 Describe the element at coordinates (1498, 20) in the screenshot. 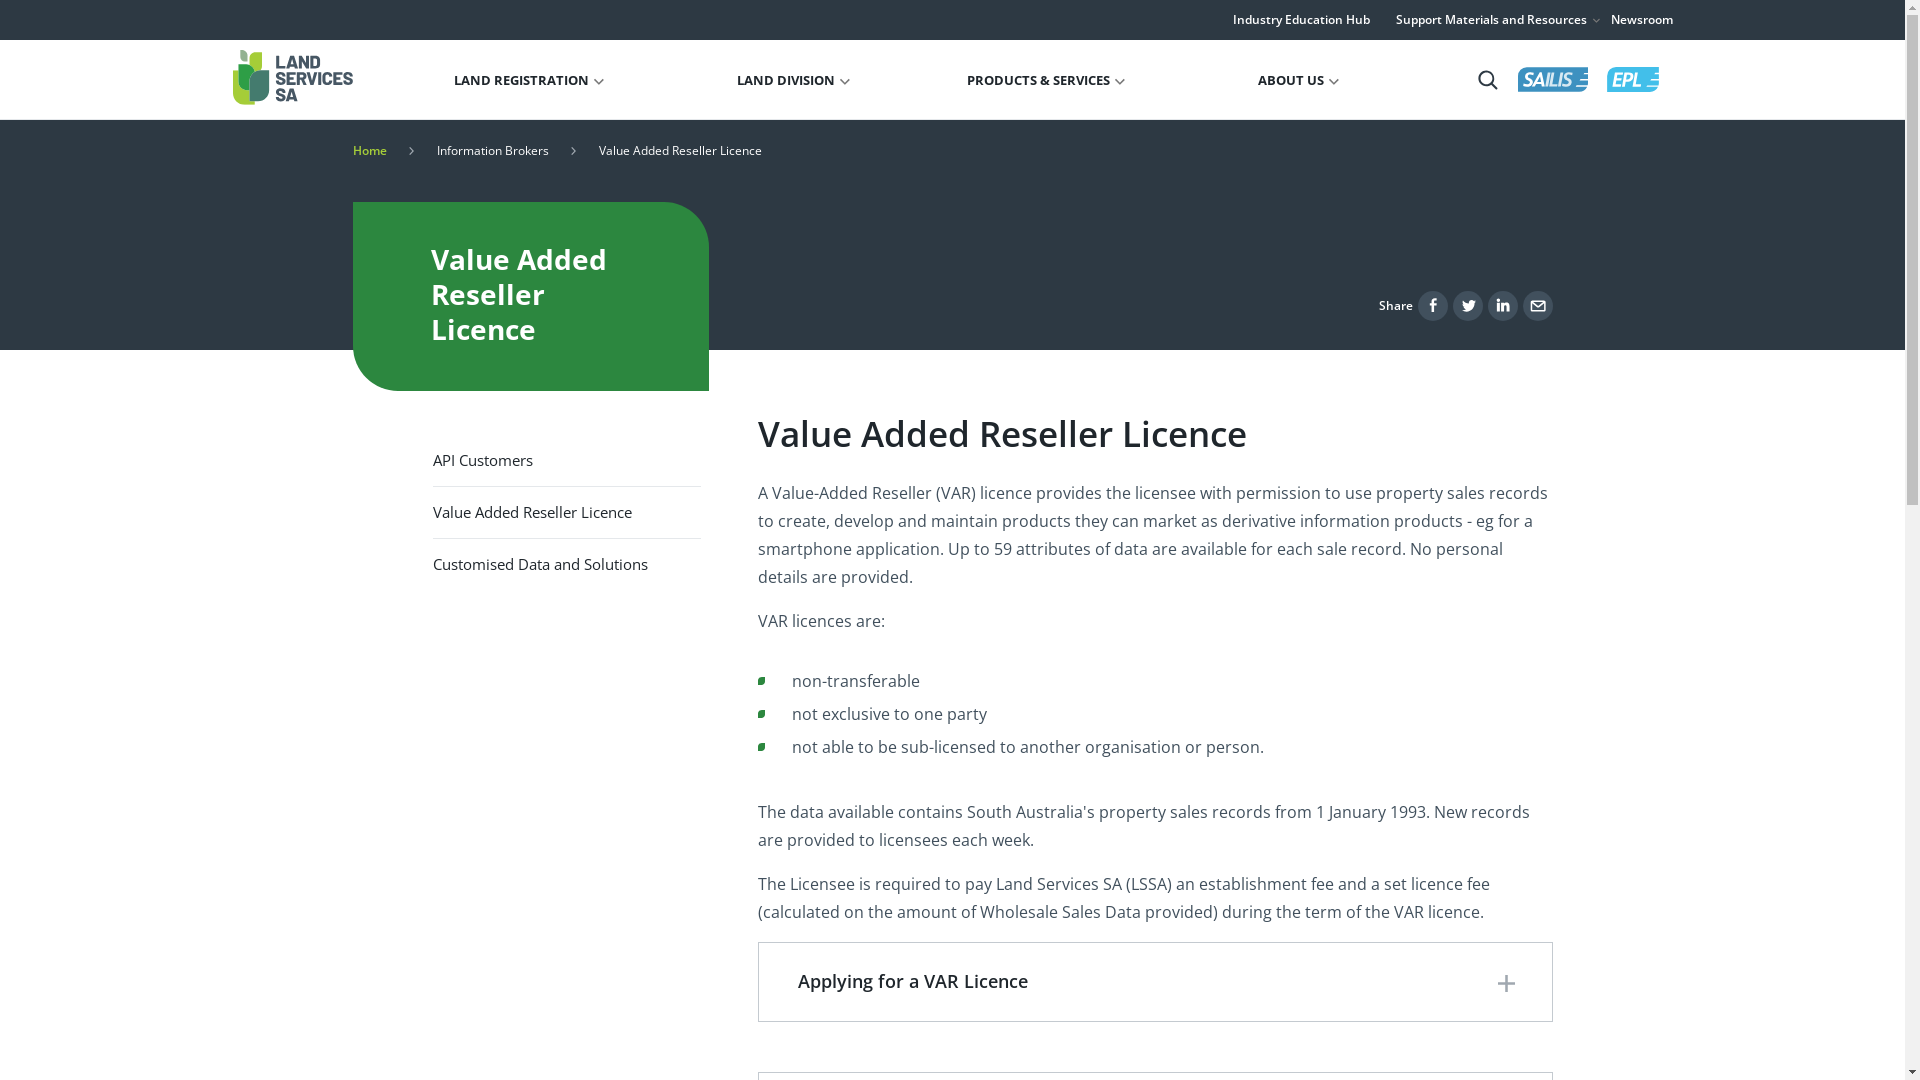

I see `'Support Materials and Resources'` at that location.